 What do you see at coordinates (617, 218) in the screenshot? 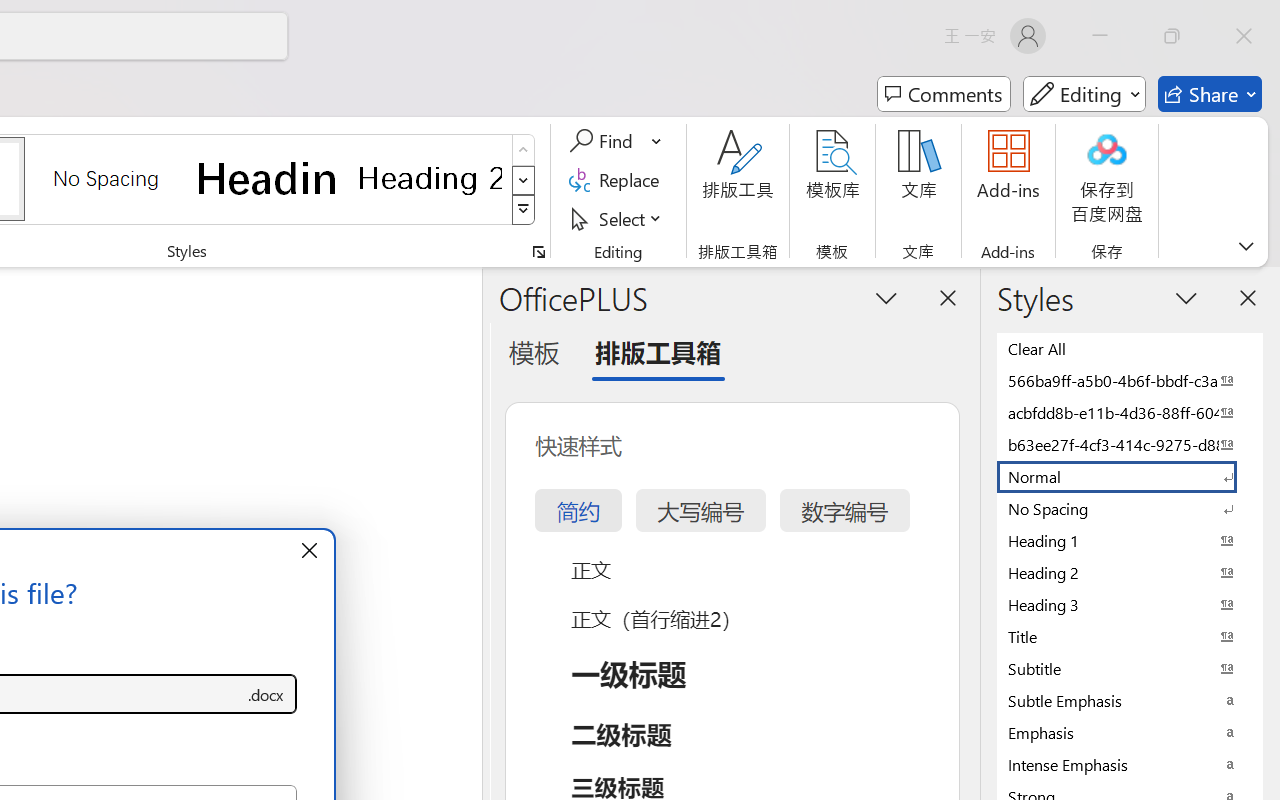
I see `'Select'` at bounding box center [617, 218].